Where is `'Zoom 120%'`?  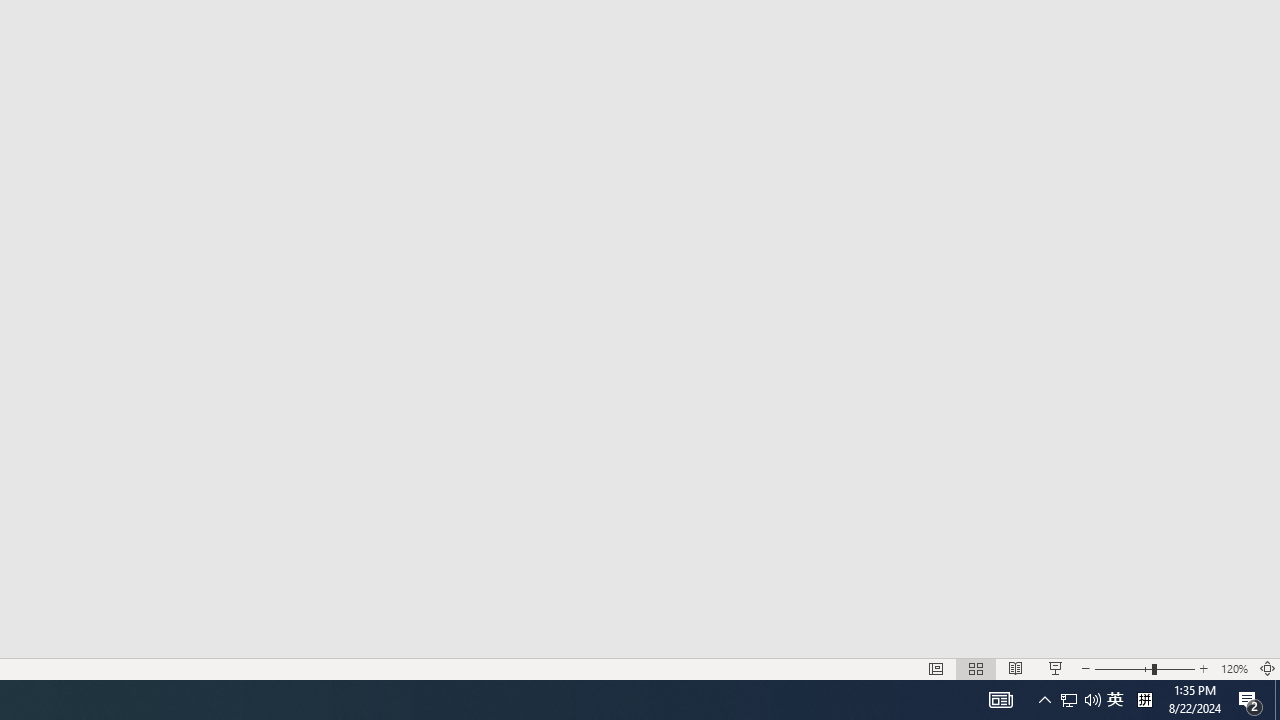 'Zoom 120%' is located at coordinates (1233, 669).